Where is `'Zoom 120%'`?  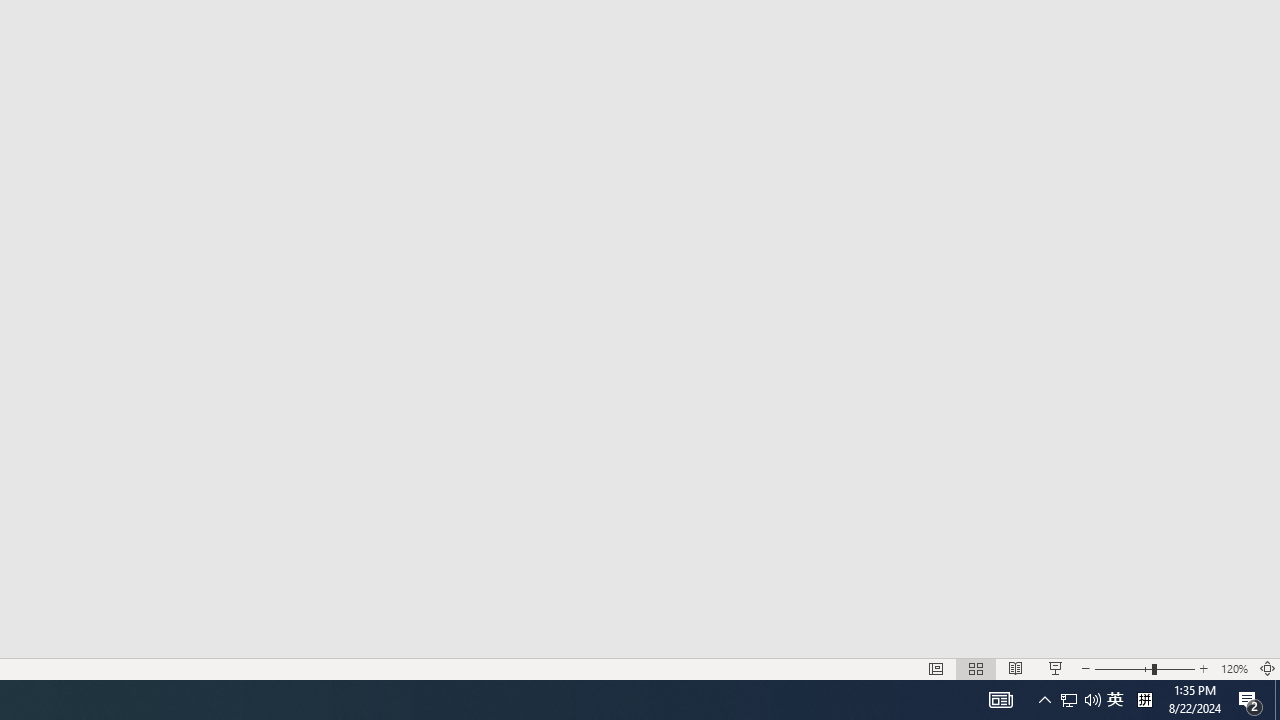 'Zoom 120%' is located at coordinates (1233, 669).